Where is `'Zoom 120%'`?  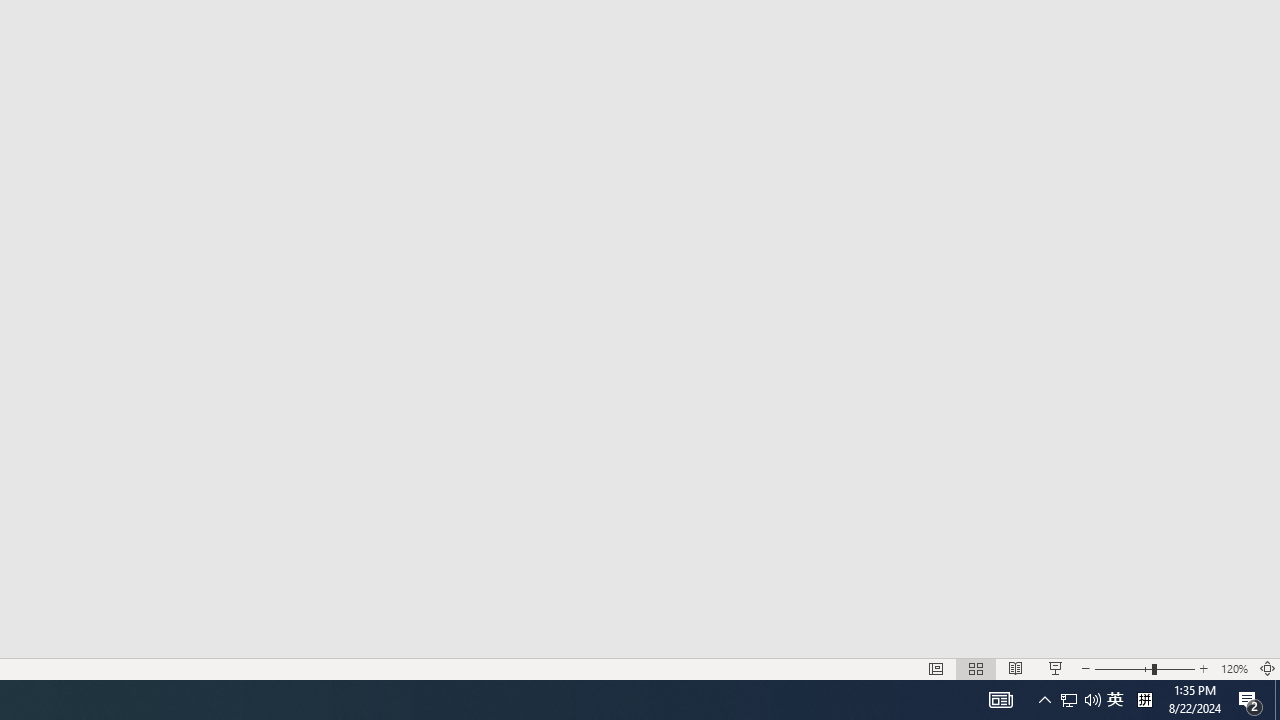 'Zoom 120%' is located at coordinates (1233, 669).